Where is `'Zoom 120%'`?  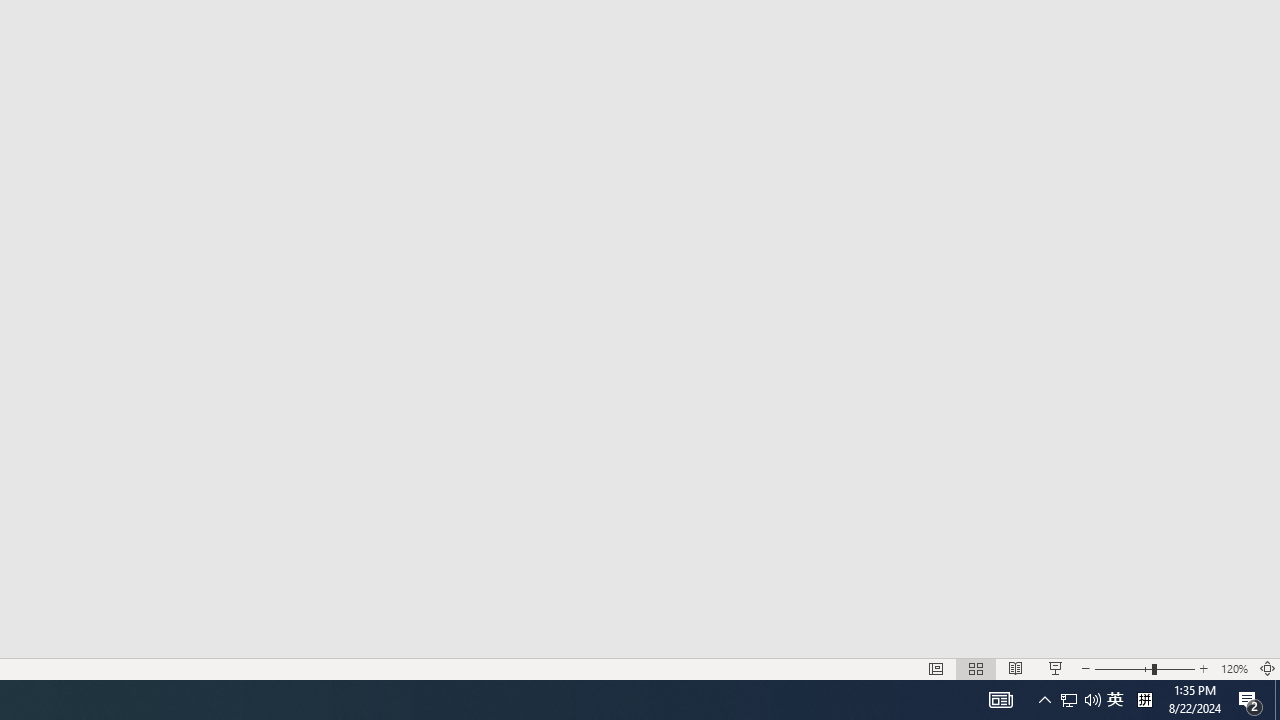 'Zoom 120%' is located at coordinates (1233, 669).